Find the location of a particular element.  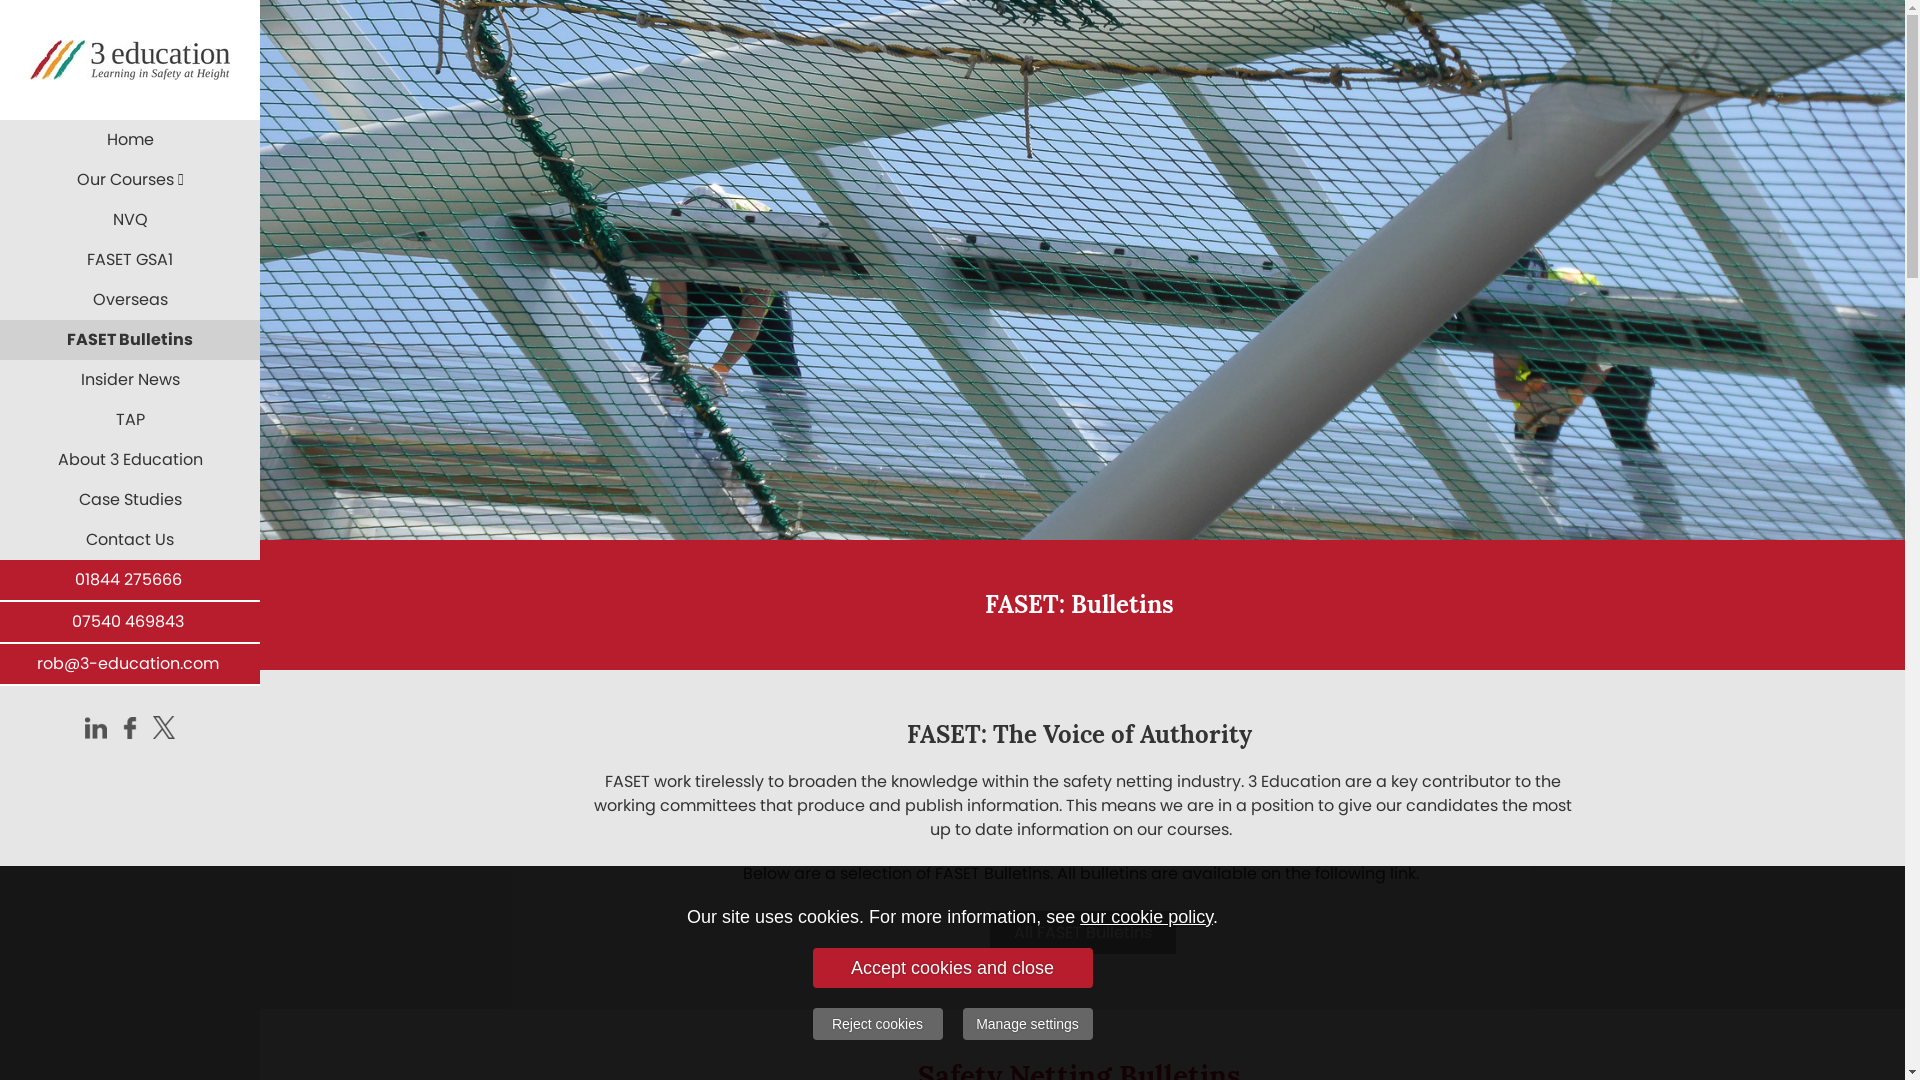

'Case Studies' is located at coordinates (128, 499).